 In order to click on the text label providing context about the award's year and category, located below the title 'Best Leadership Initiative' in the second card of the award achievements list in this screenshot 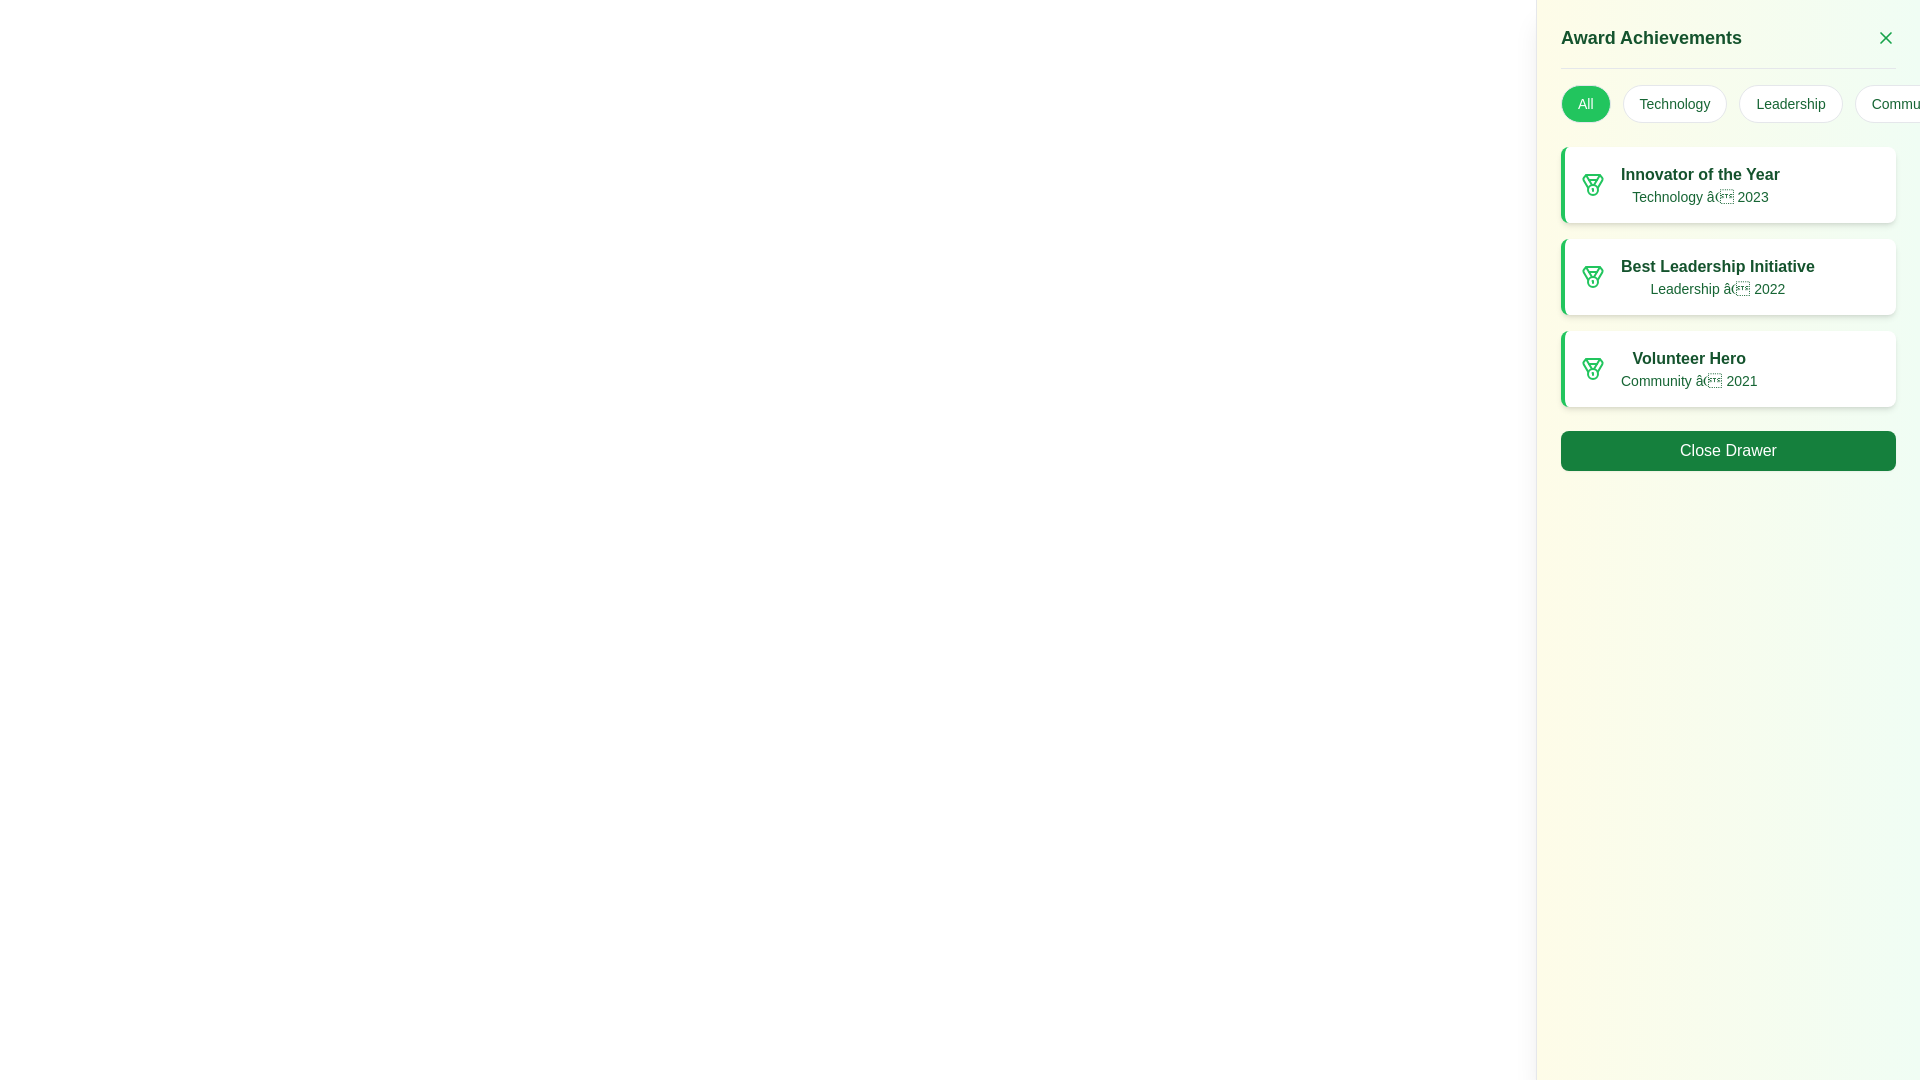, I will do `click(1717, 289)`.